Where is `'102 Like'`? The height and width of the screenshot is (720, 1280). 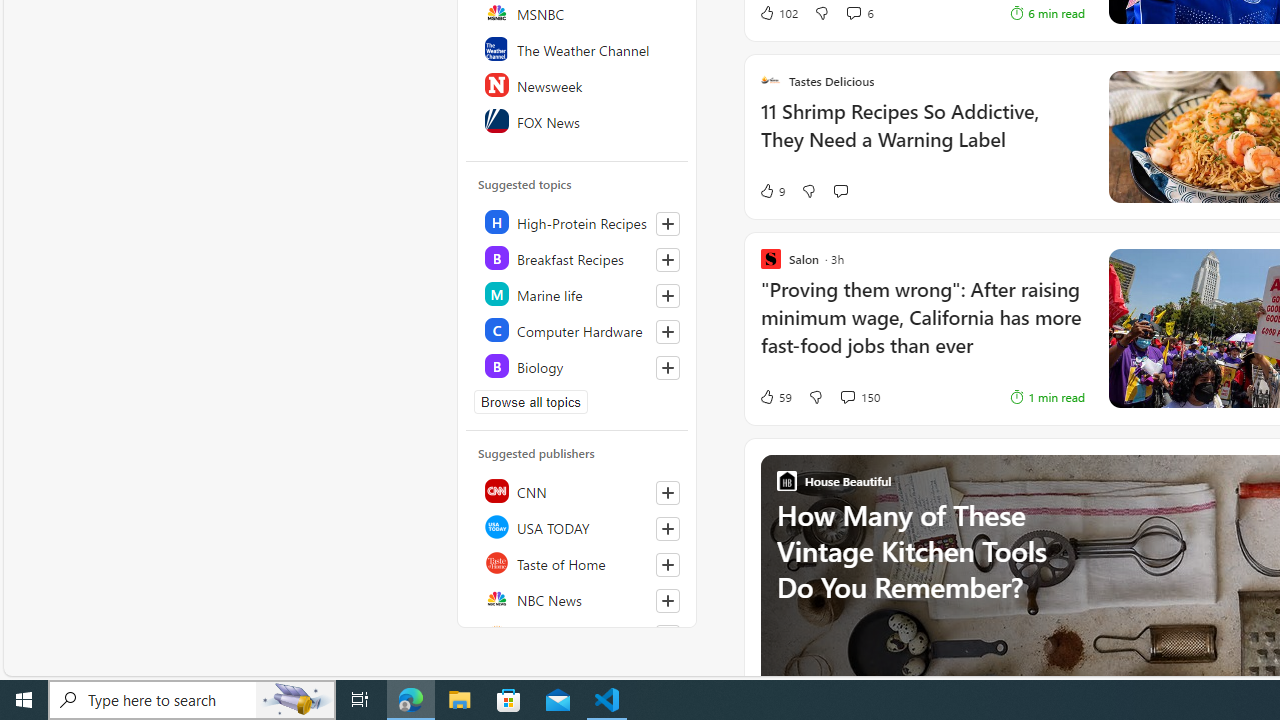 '102 Like' is located at coordinates (777, 12).